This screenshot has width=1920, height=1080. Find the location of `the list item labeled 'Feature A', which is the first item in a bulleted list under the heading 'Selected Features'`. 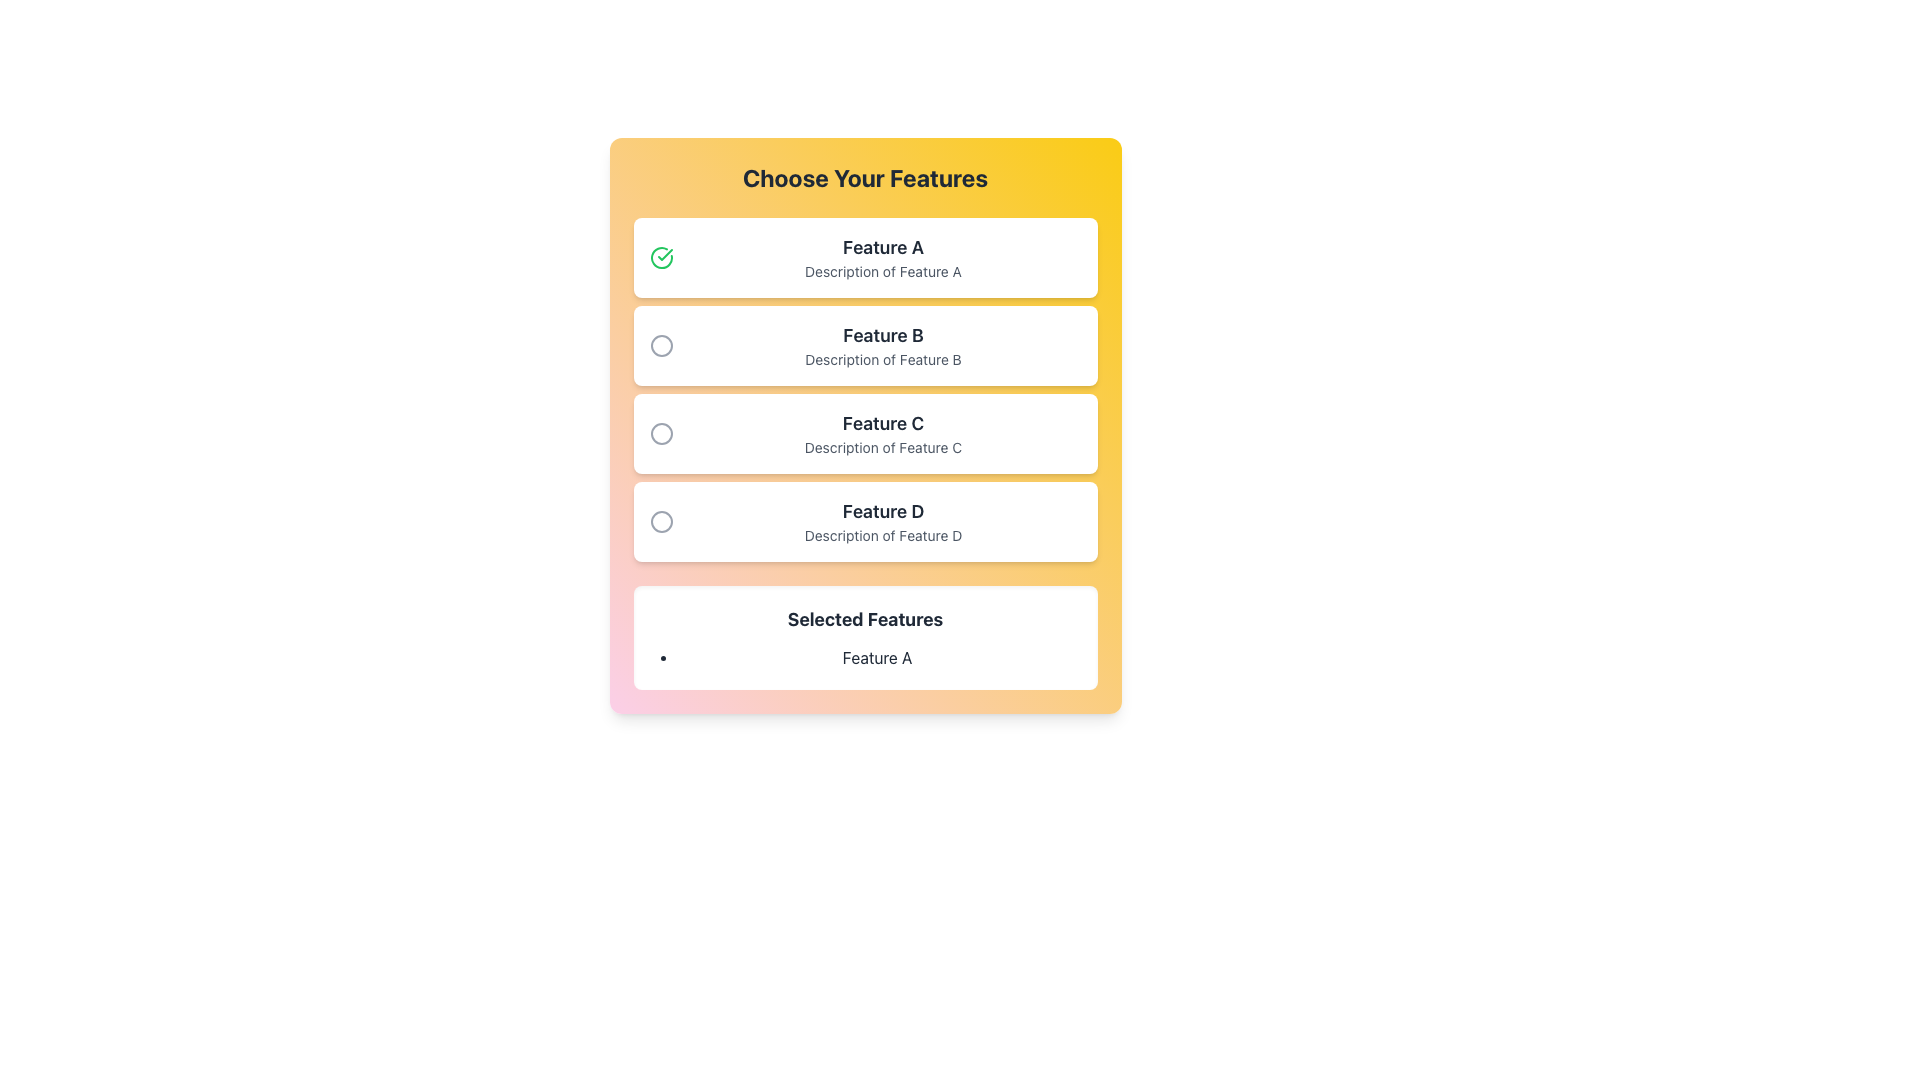

the list item labeled 'Feature A', which is the first item in a bulleted list under the heading 'Selected Features' is located at coordinates (865, 658).